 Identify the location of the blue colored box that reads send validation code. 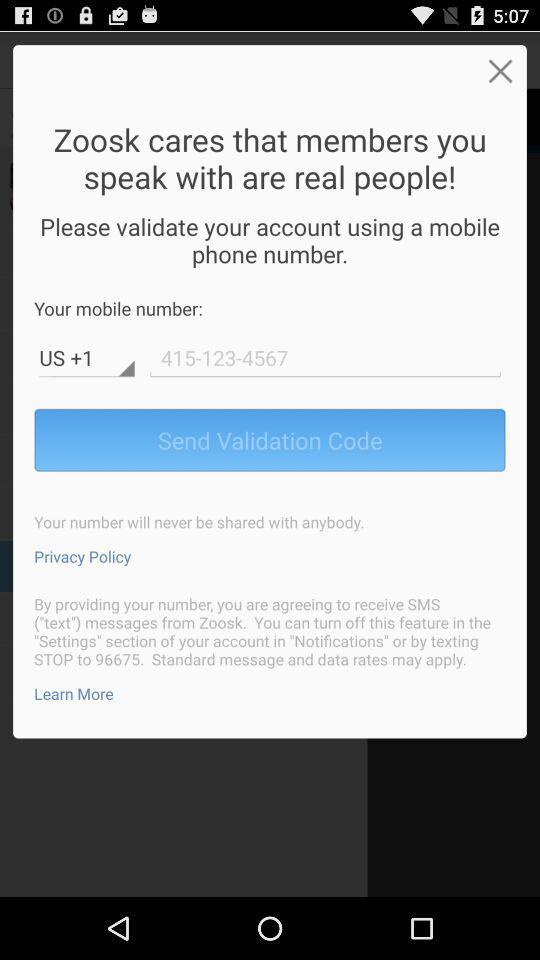
(270, 439).